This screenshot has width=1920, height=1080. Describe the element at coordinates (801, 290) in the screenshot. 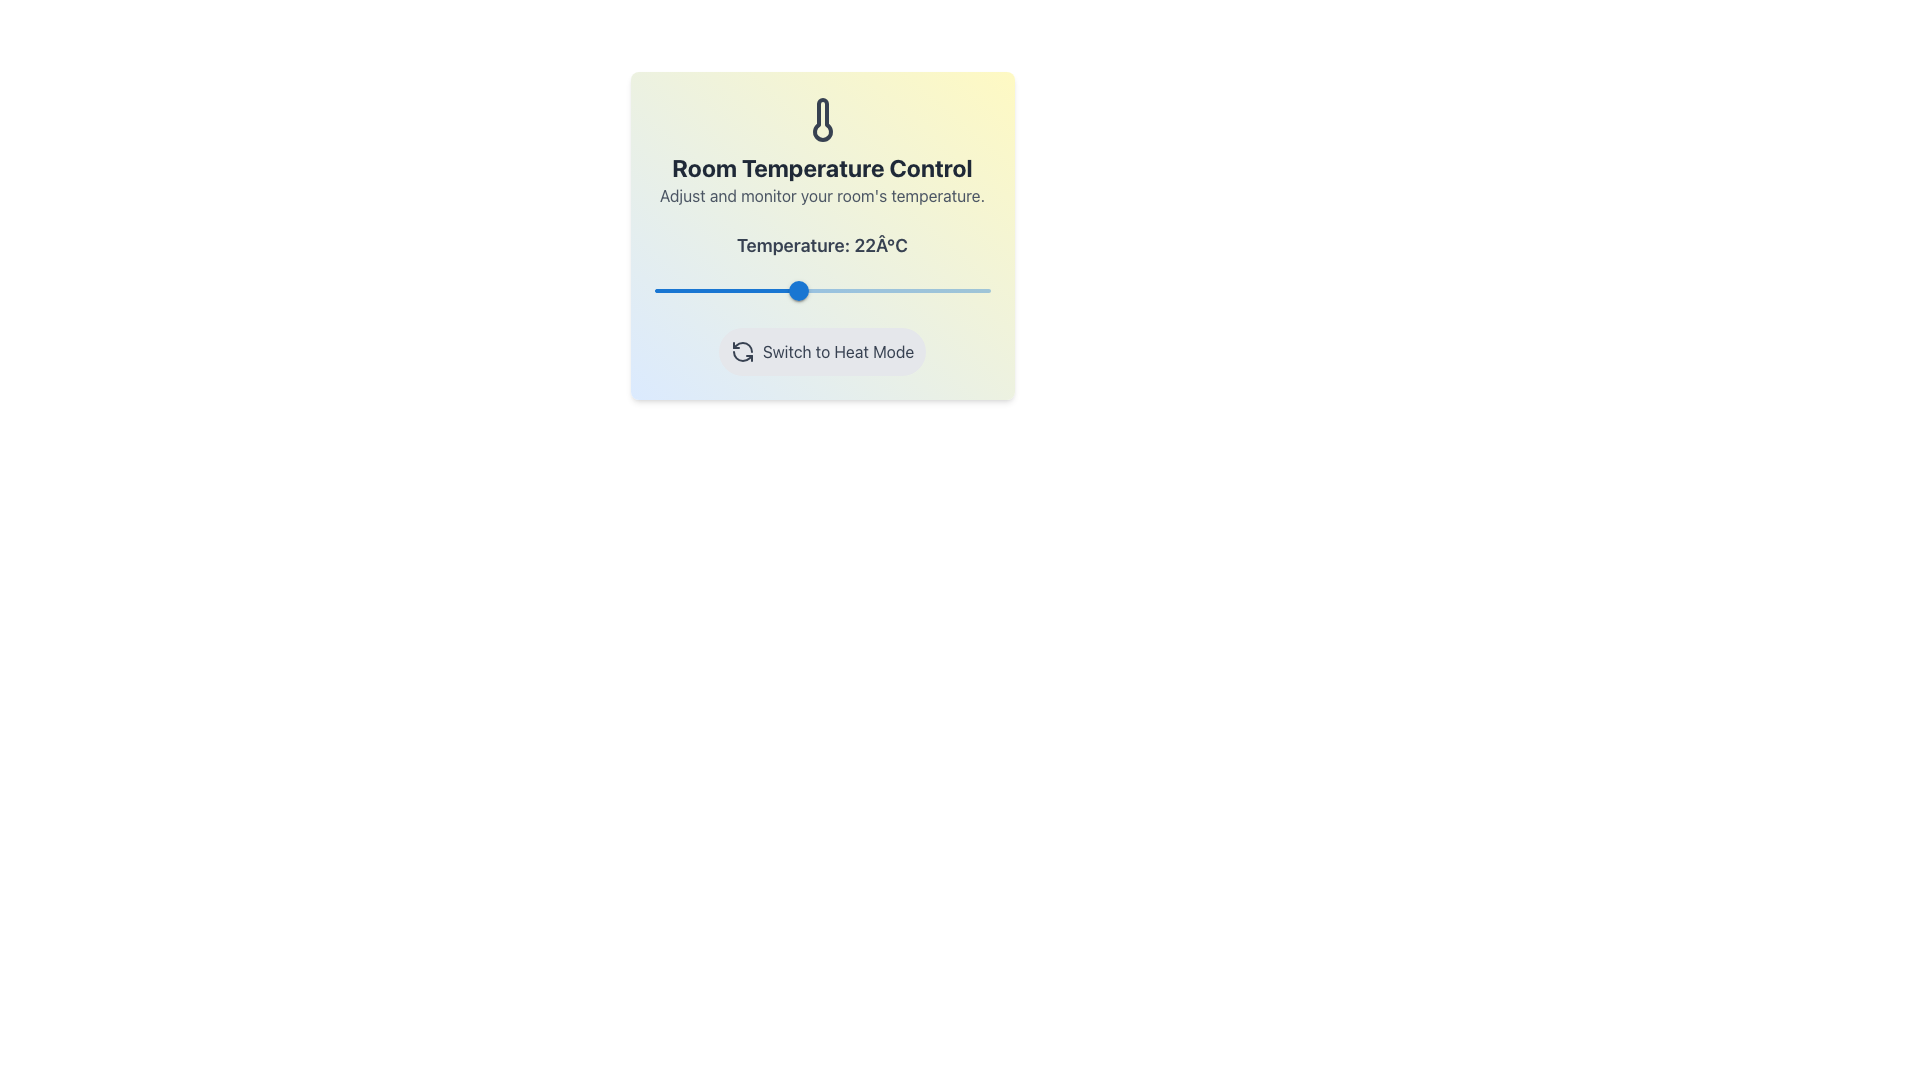

I see `the temperature` at that location.